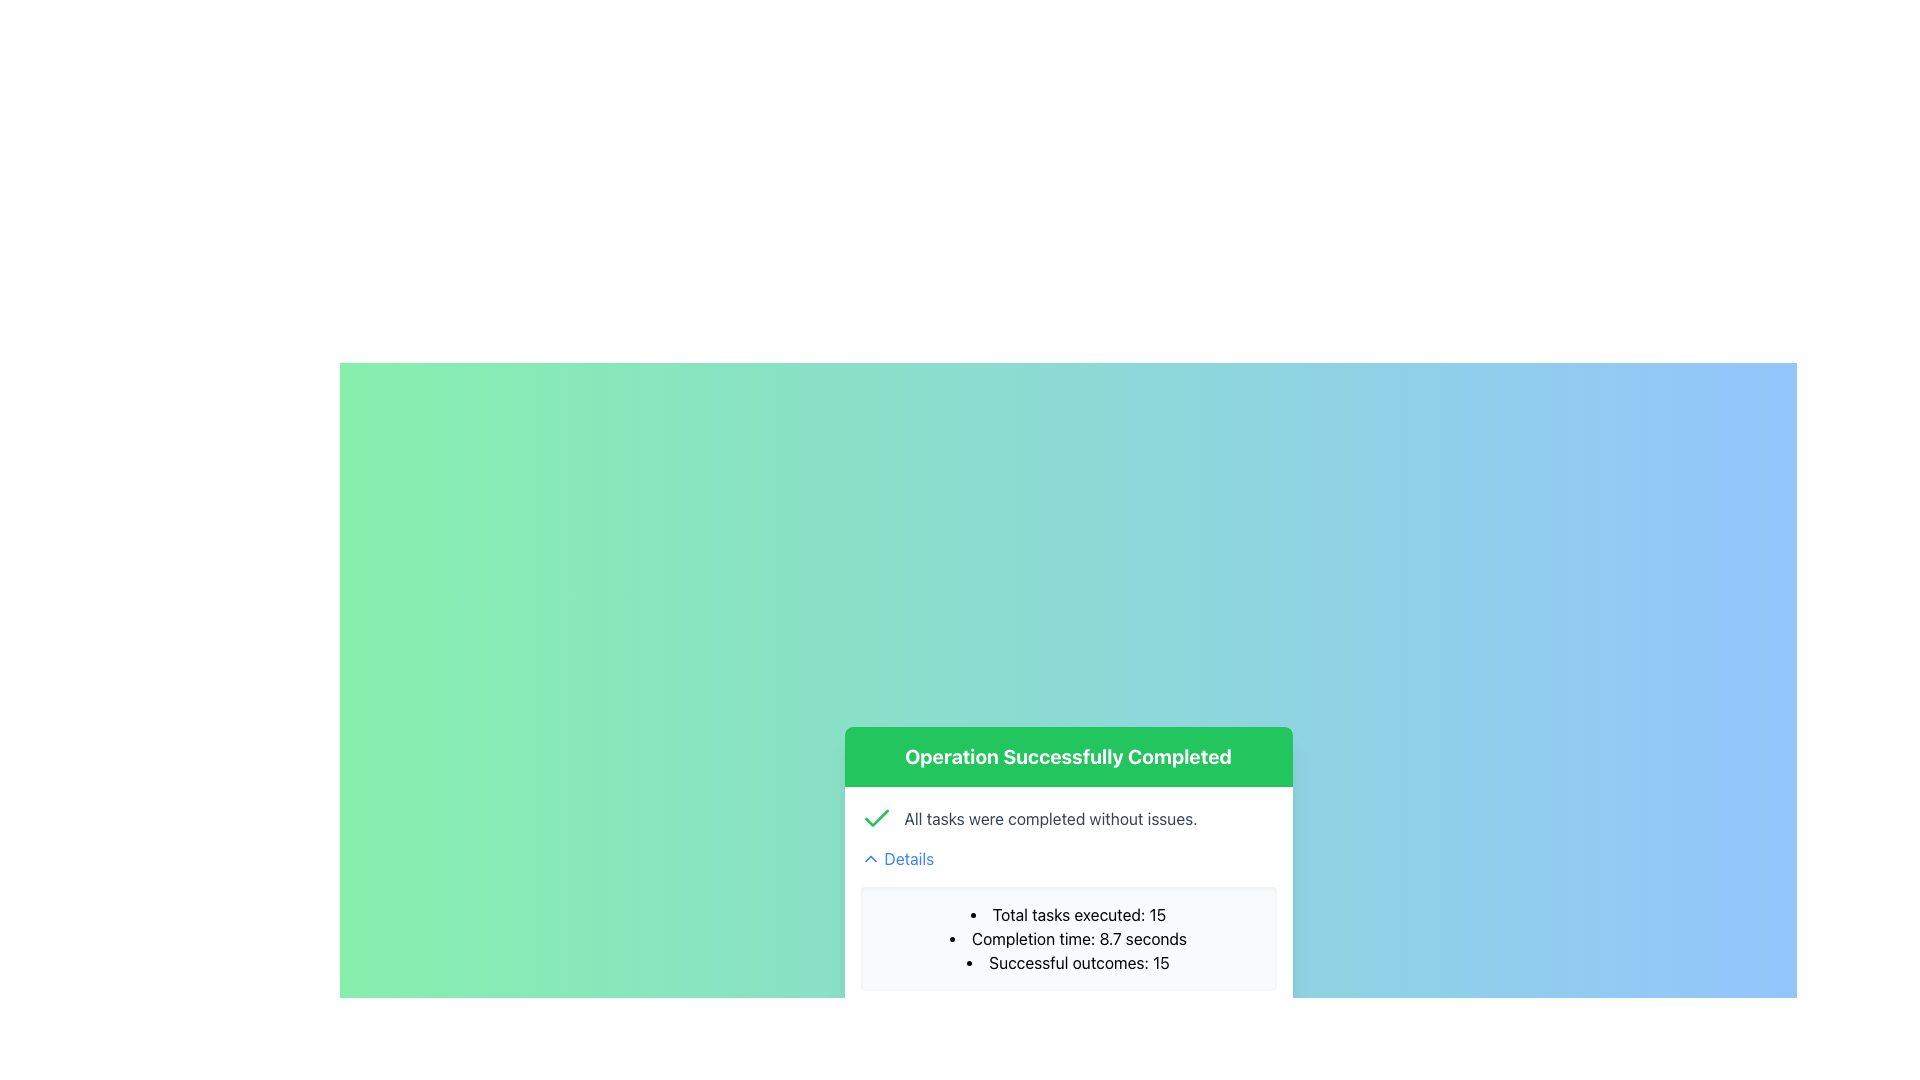 This screenshot has height=1080, width=1920. I want to click on the success acknowledgment icon located within the notification box, positioned to the left of the success message text 'All tasks were completed without issues.', so click(876, 818).